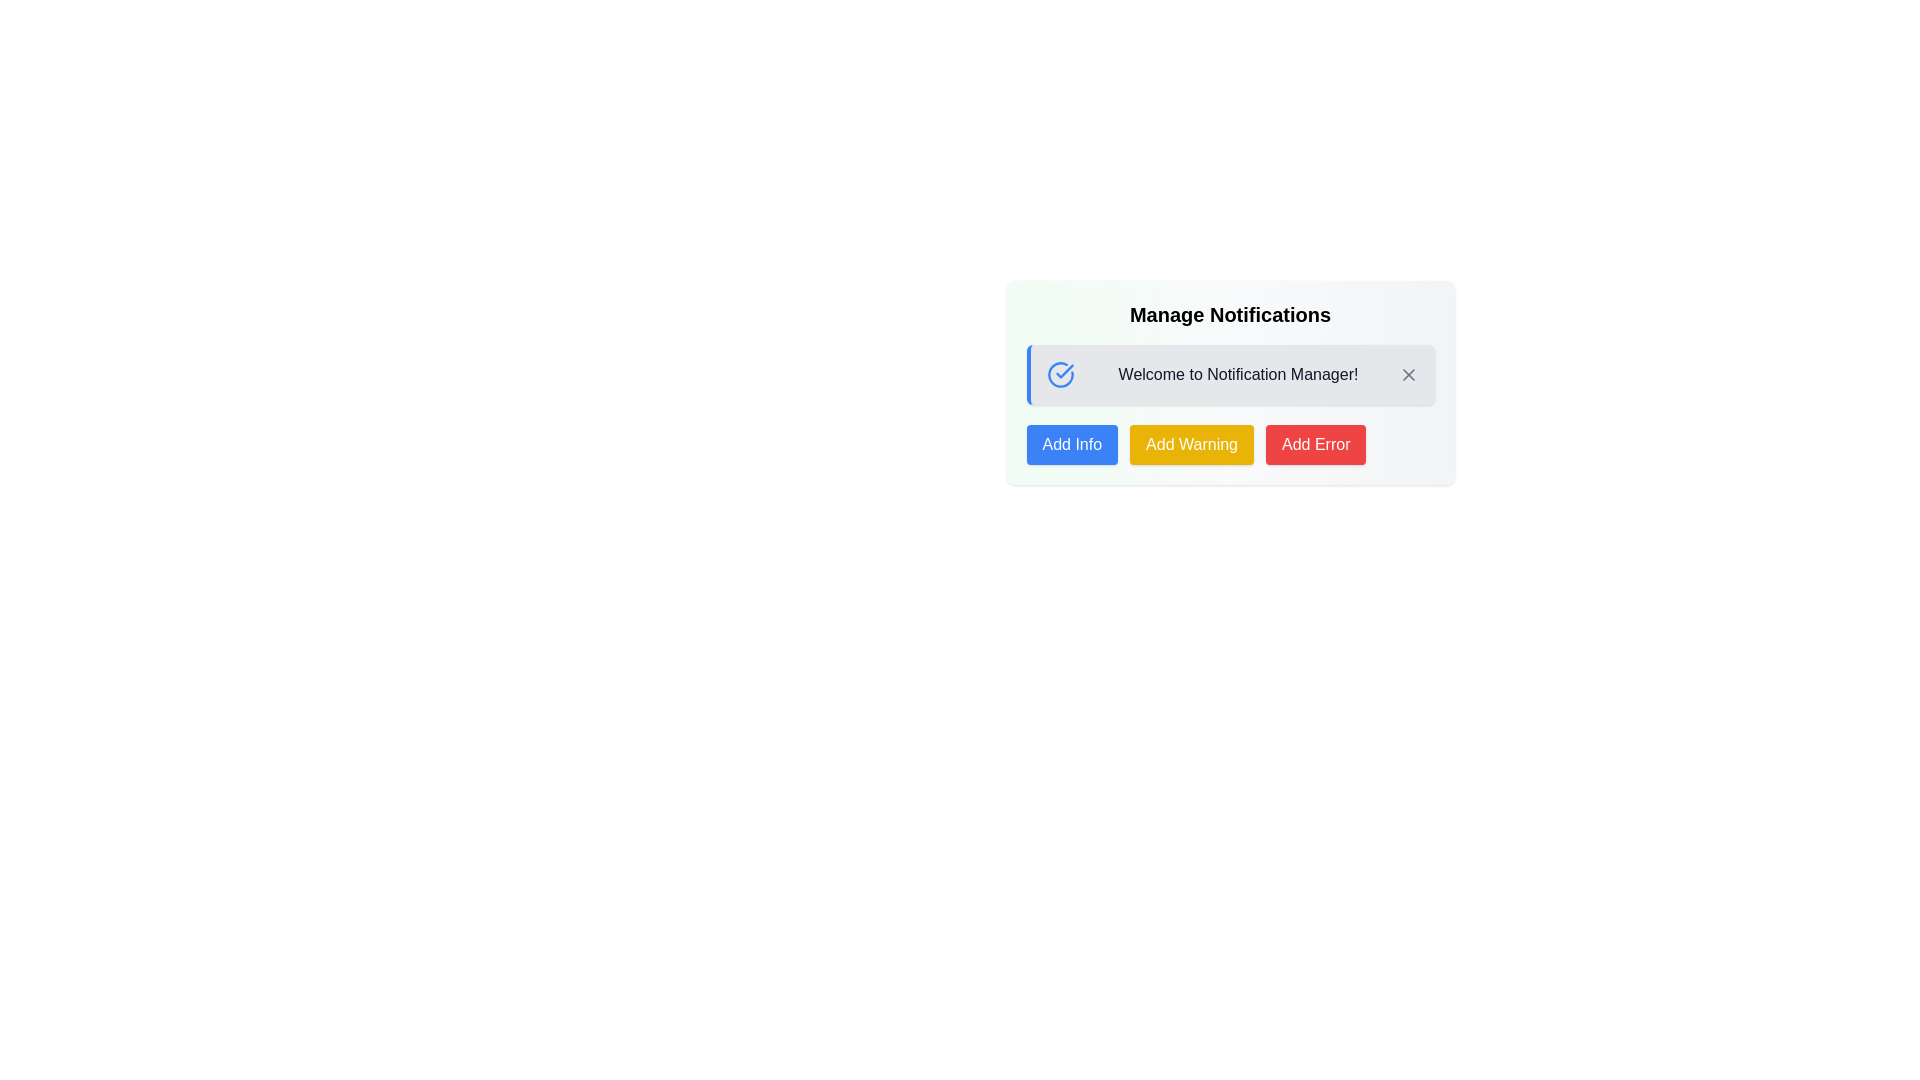  I want to click on the 'Add Error' button with a red background and white text to observe the hover effect, so click(1316, 443).